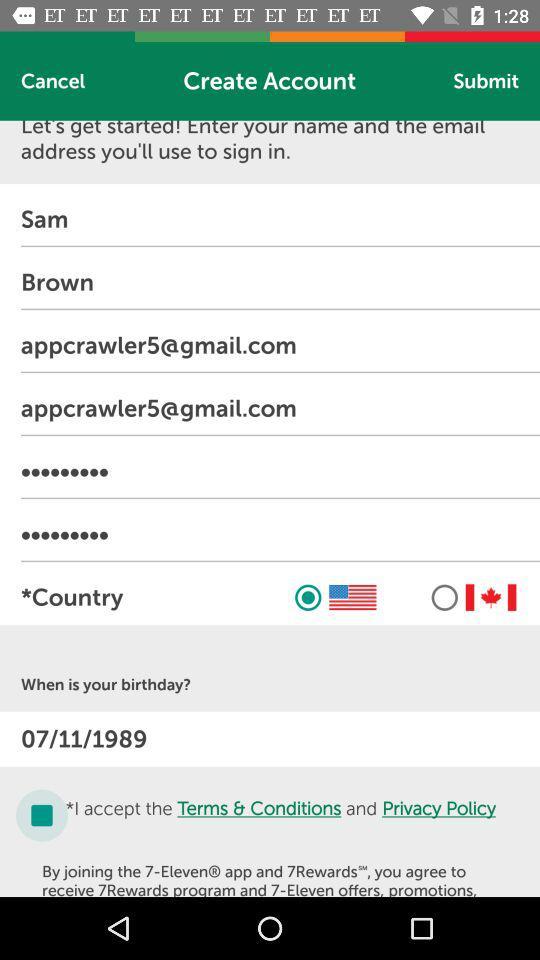 This screenshot has height=960, width=540. What do you see at coordinates (279, 471) in the screenshot?
I see `the first password box` at bounding box center [279, 471].